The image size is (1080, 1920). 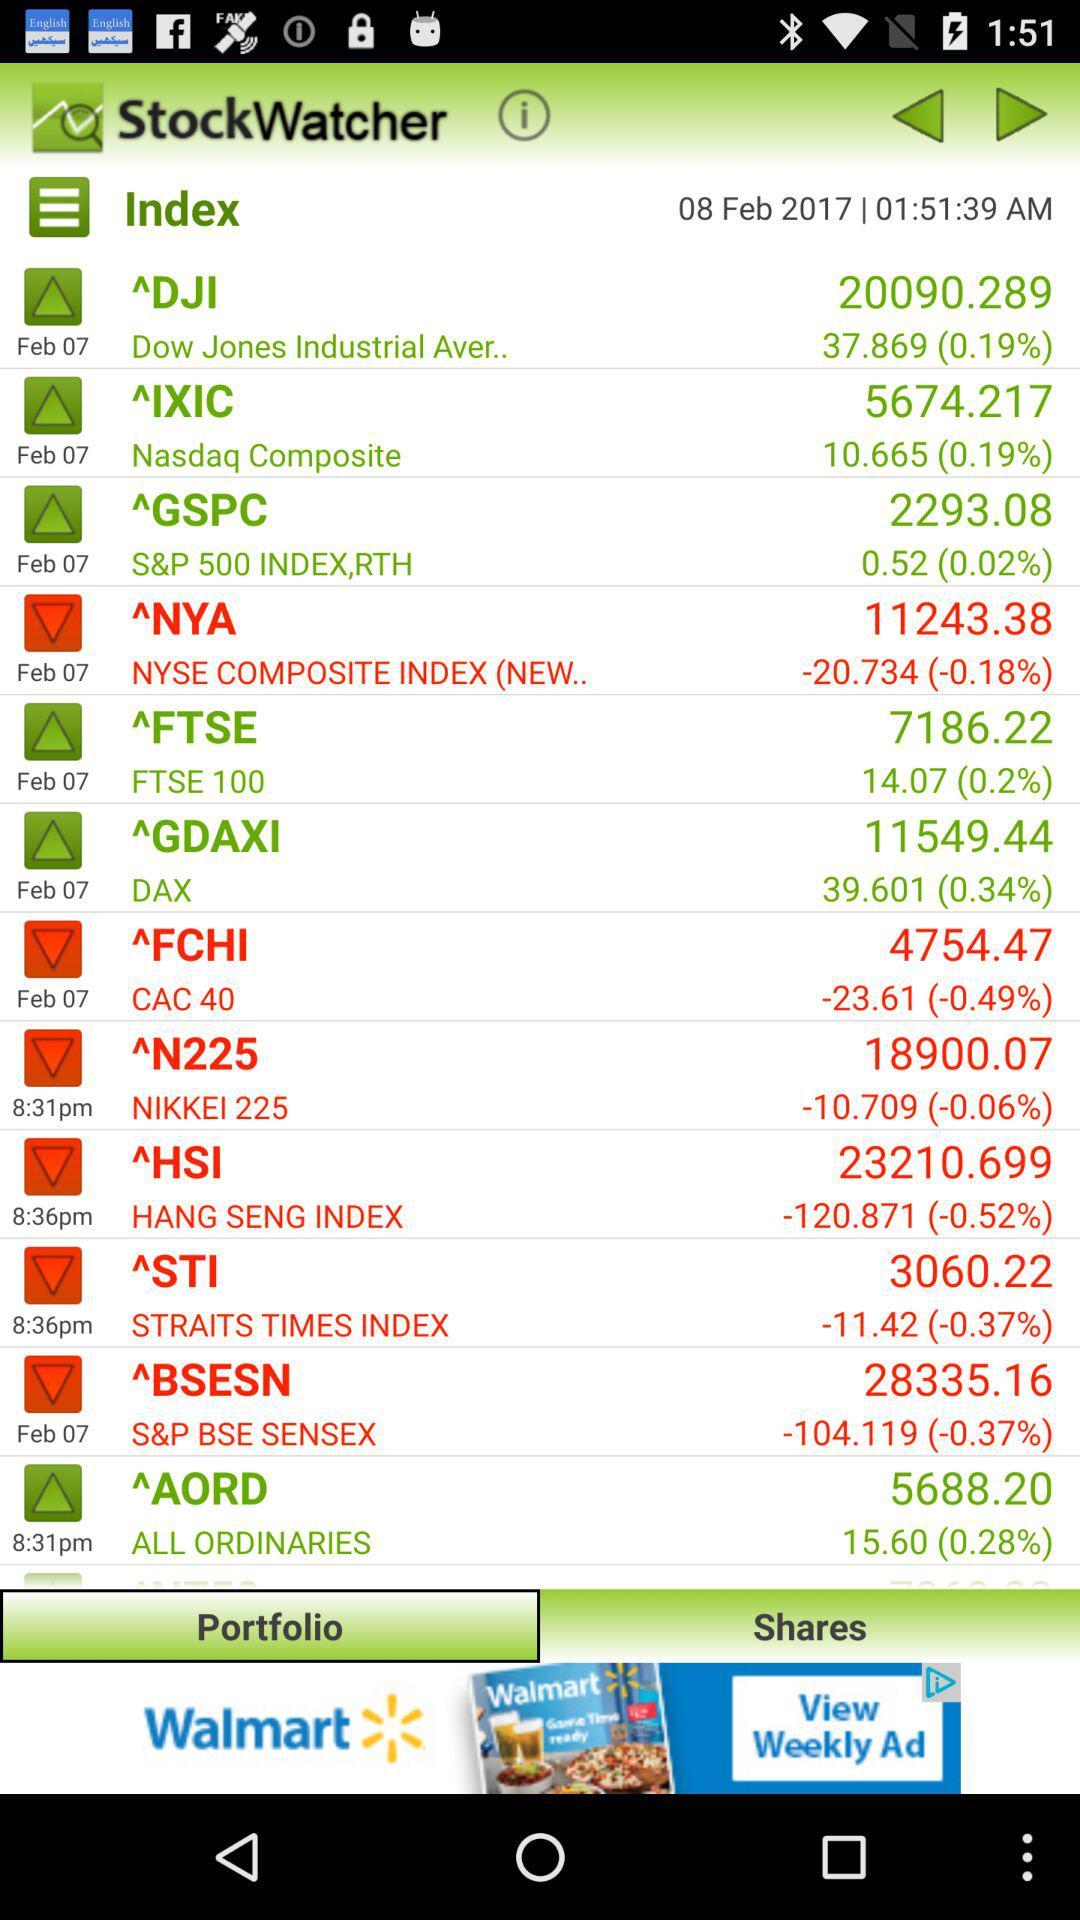 I want to click on lest, so click(x=1022, y=114).